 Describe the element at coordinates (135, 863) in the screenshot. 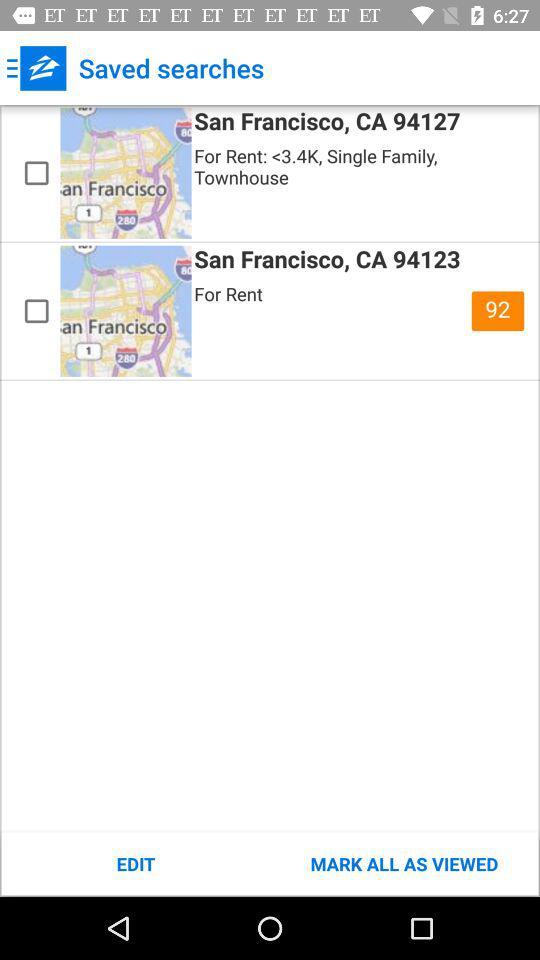

I see `the item next to the mark all as icon` at that location.